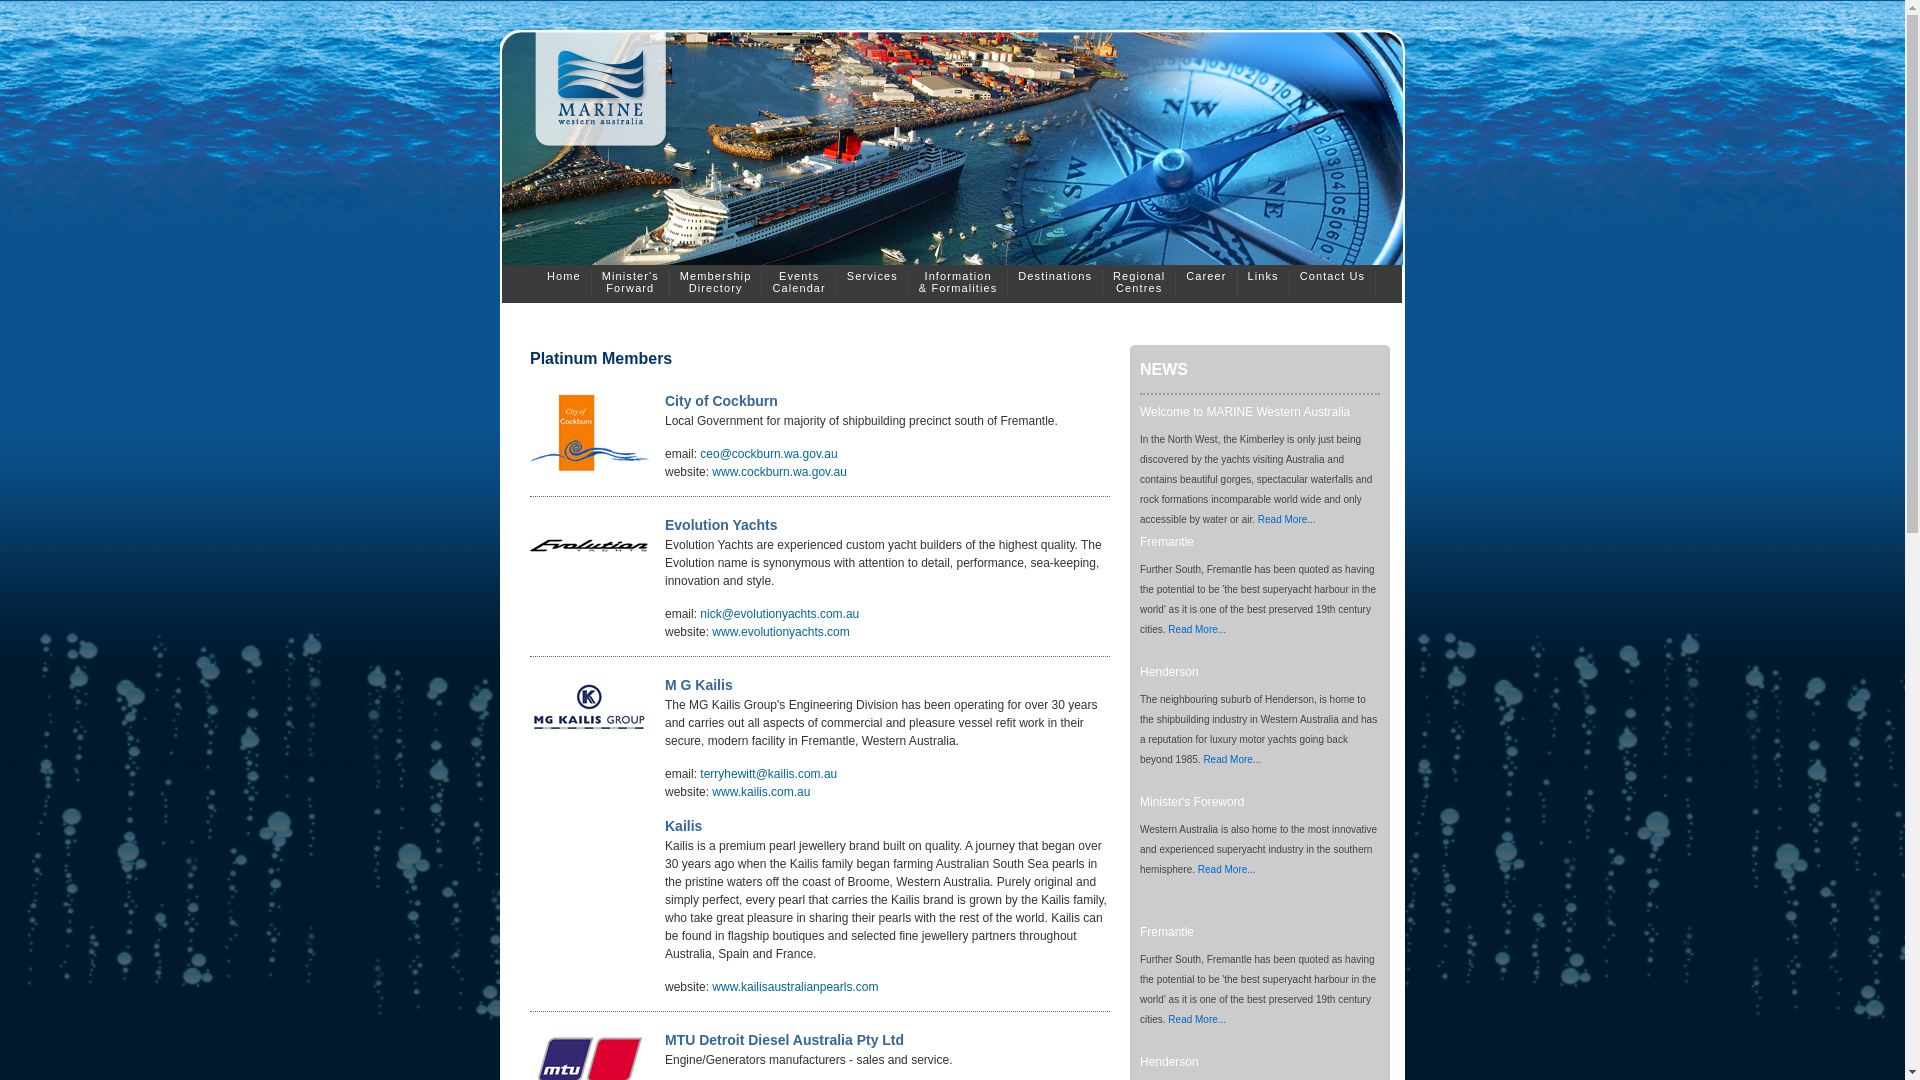  I want to click on 'Destinations', so click(1054, 284).